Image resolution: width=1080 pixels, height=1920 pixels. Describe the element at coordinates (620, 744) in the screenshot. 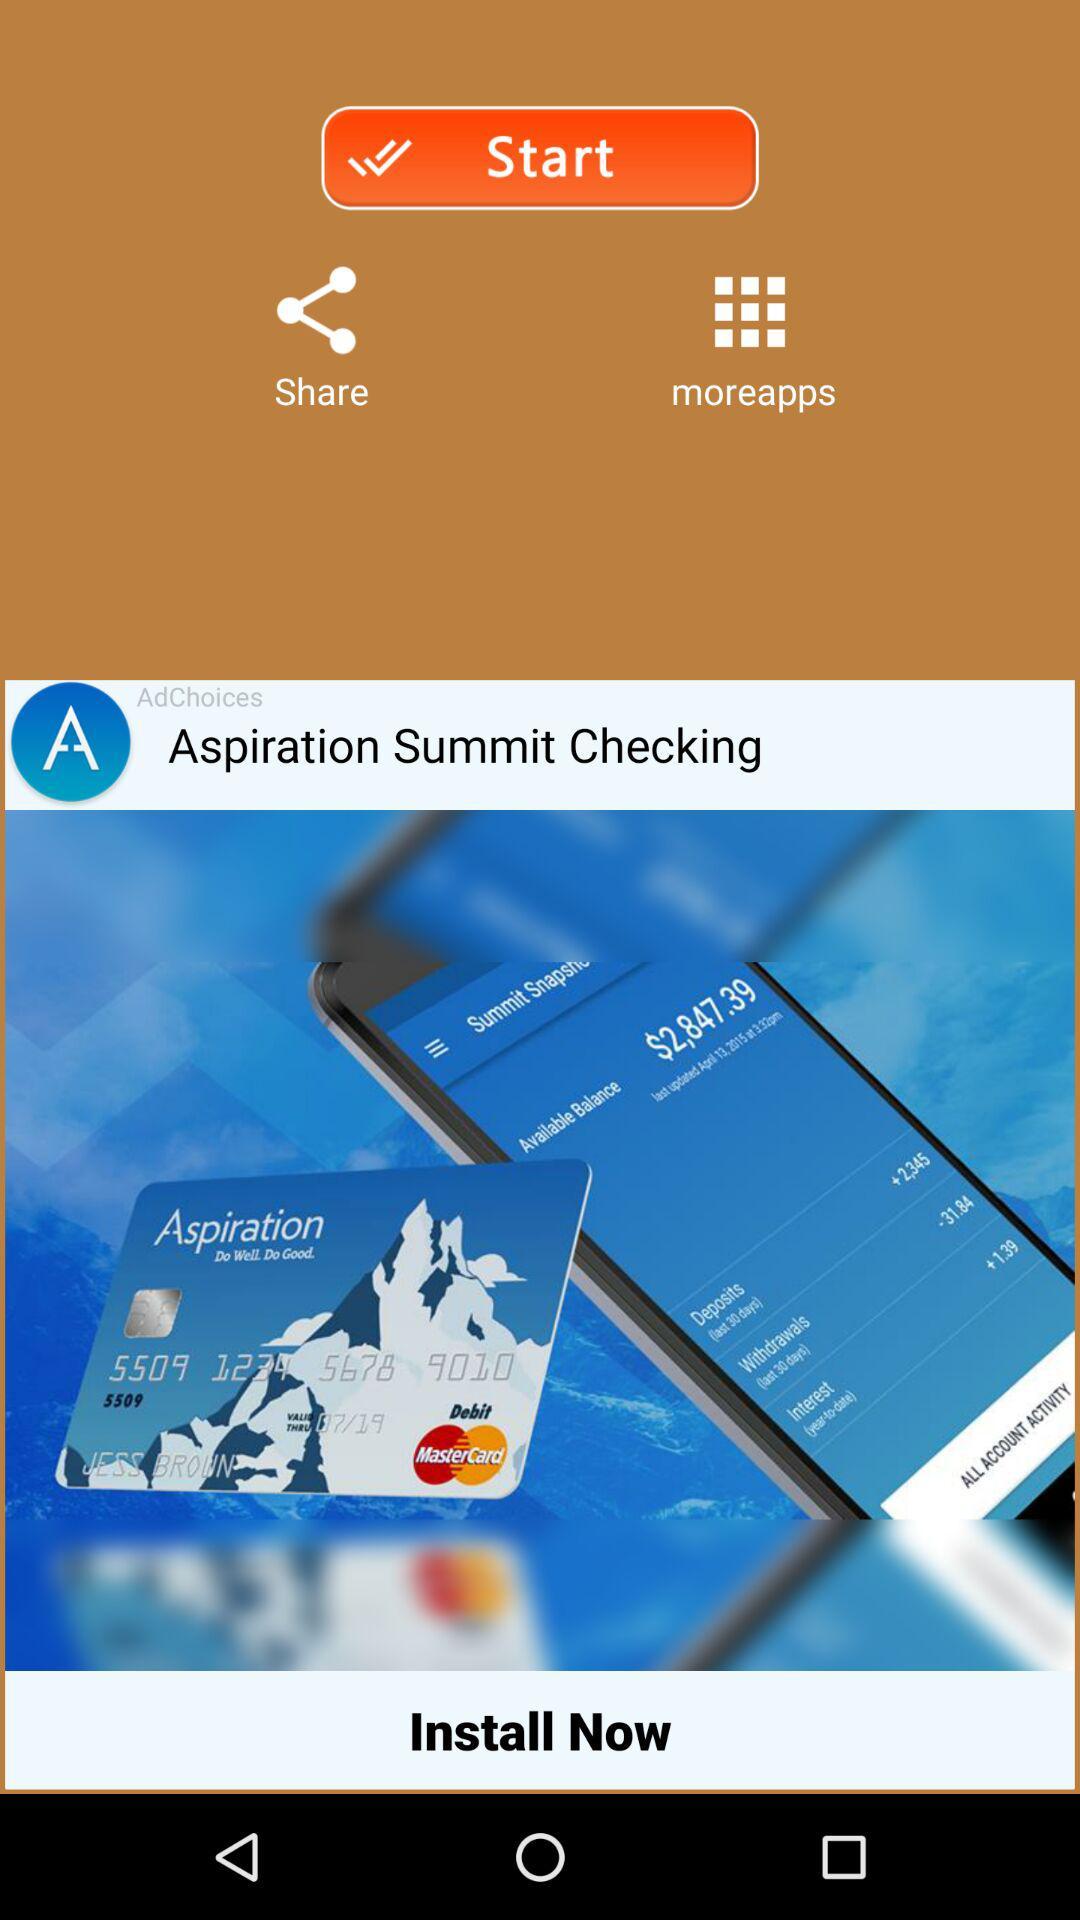

I see `the aspiration summit checking app` at that location.